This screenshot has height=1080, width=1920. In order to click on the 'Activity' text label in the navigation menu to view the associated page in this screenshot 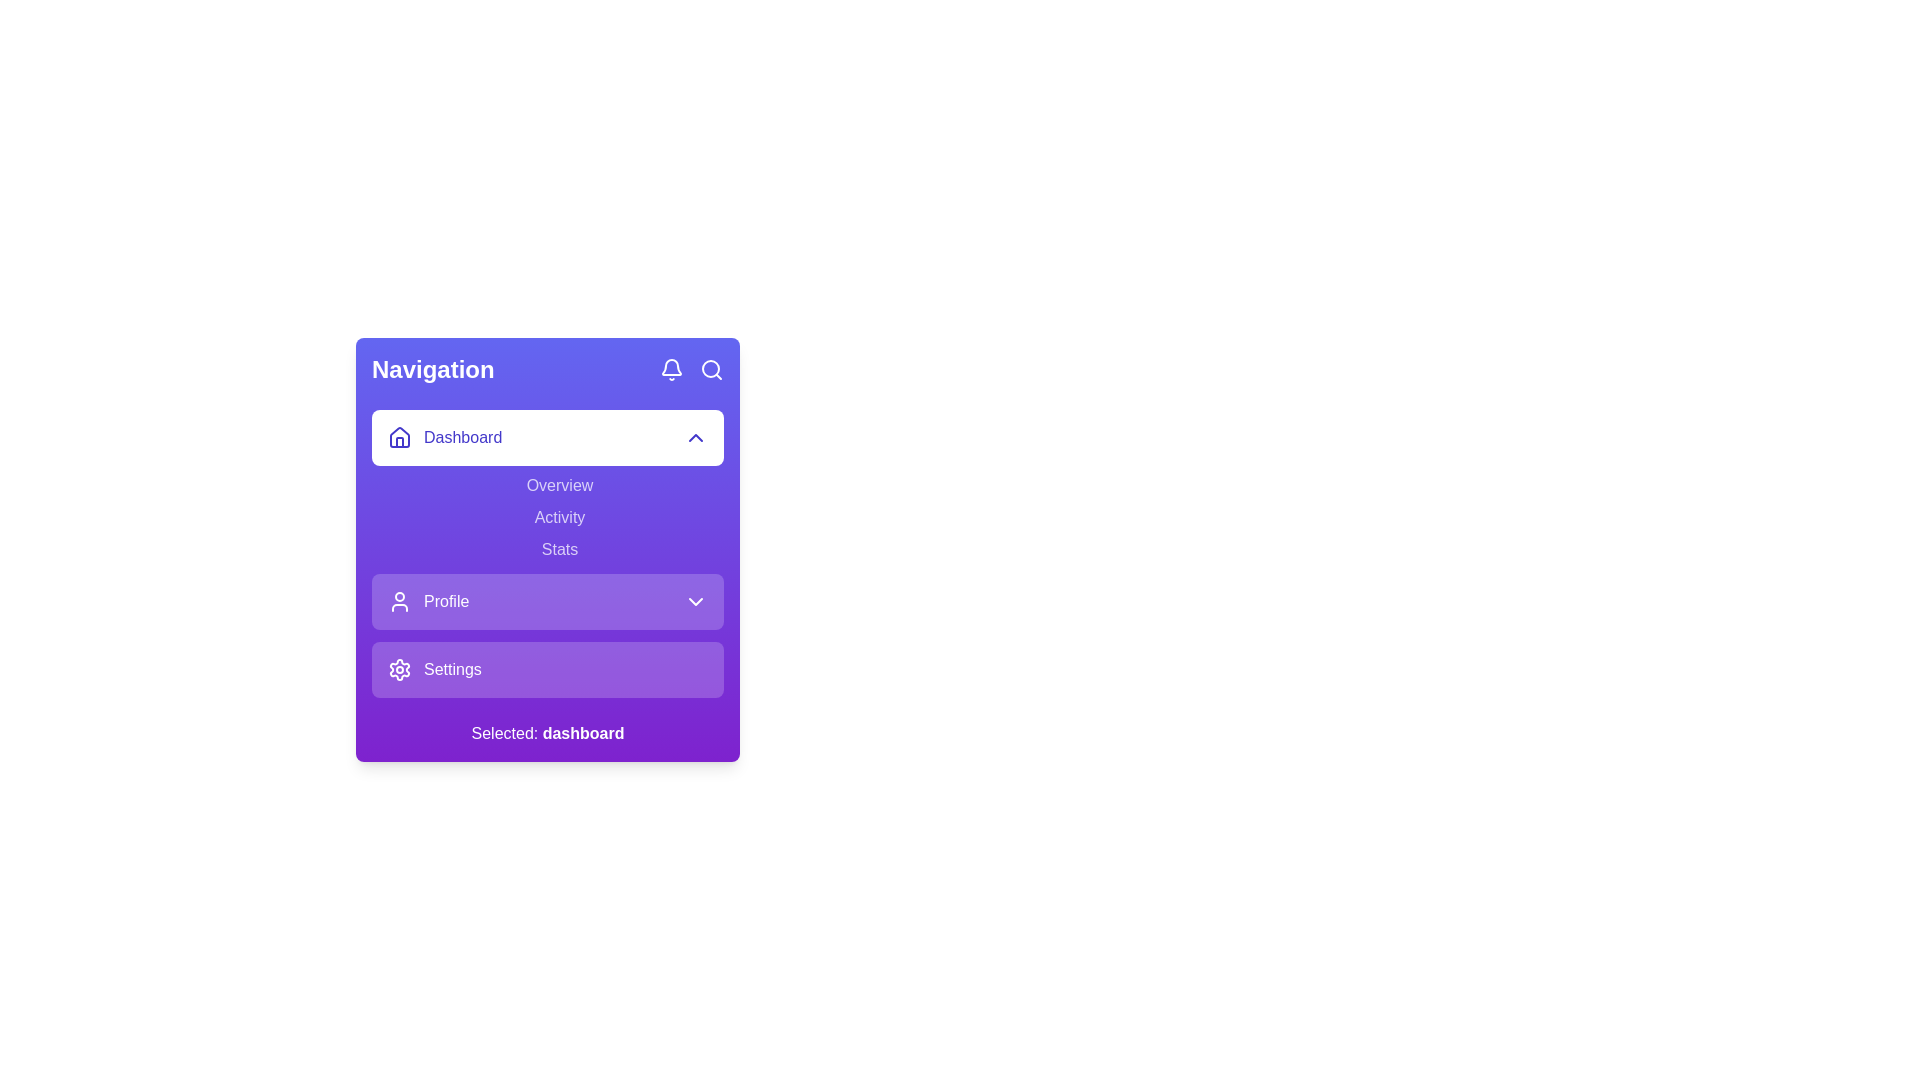, I will do `click(560, 516)`.